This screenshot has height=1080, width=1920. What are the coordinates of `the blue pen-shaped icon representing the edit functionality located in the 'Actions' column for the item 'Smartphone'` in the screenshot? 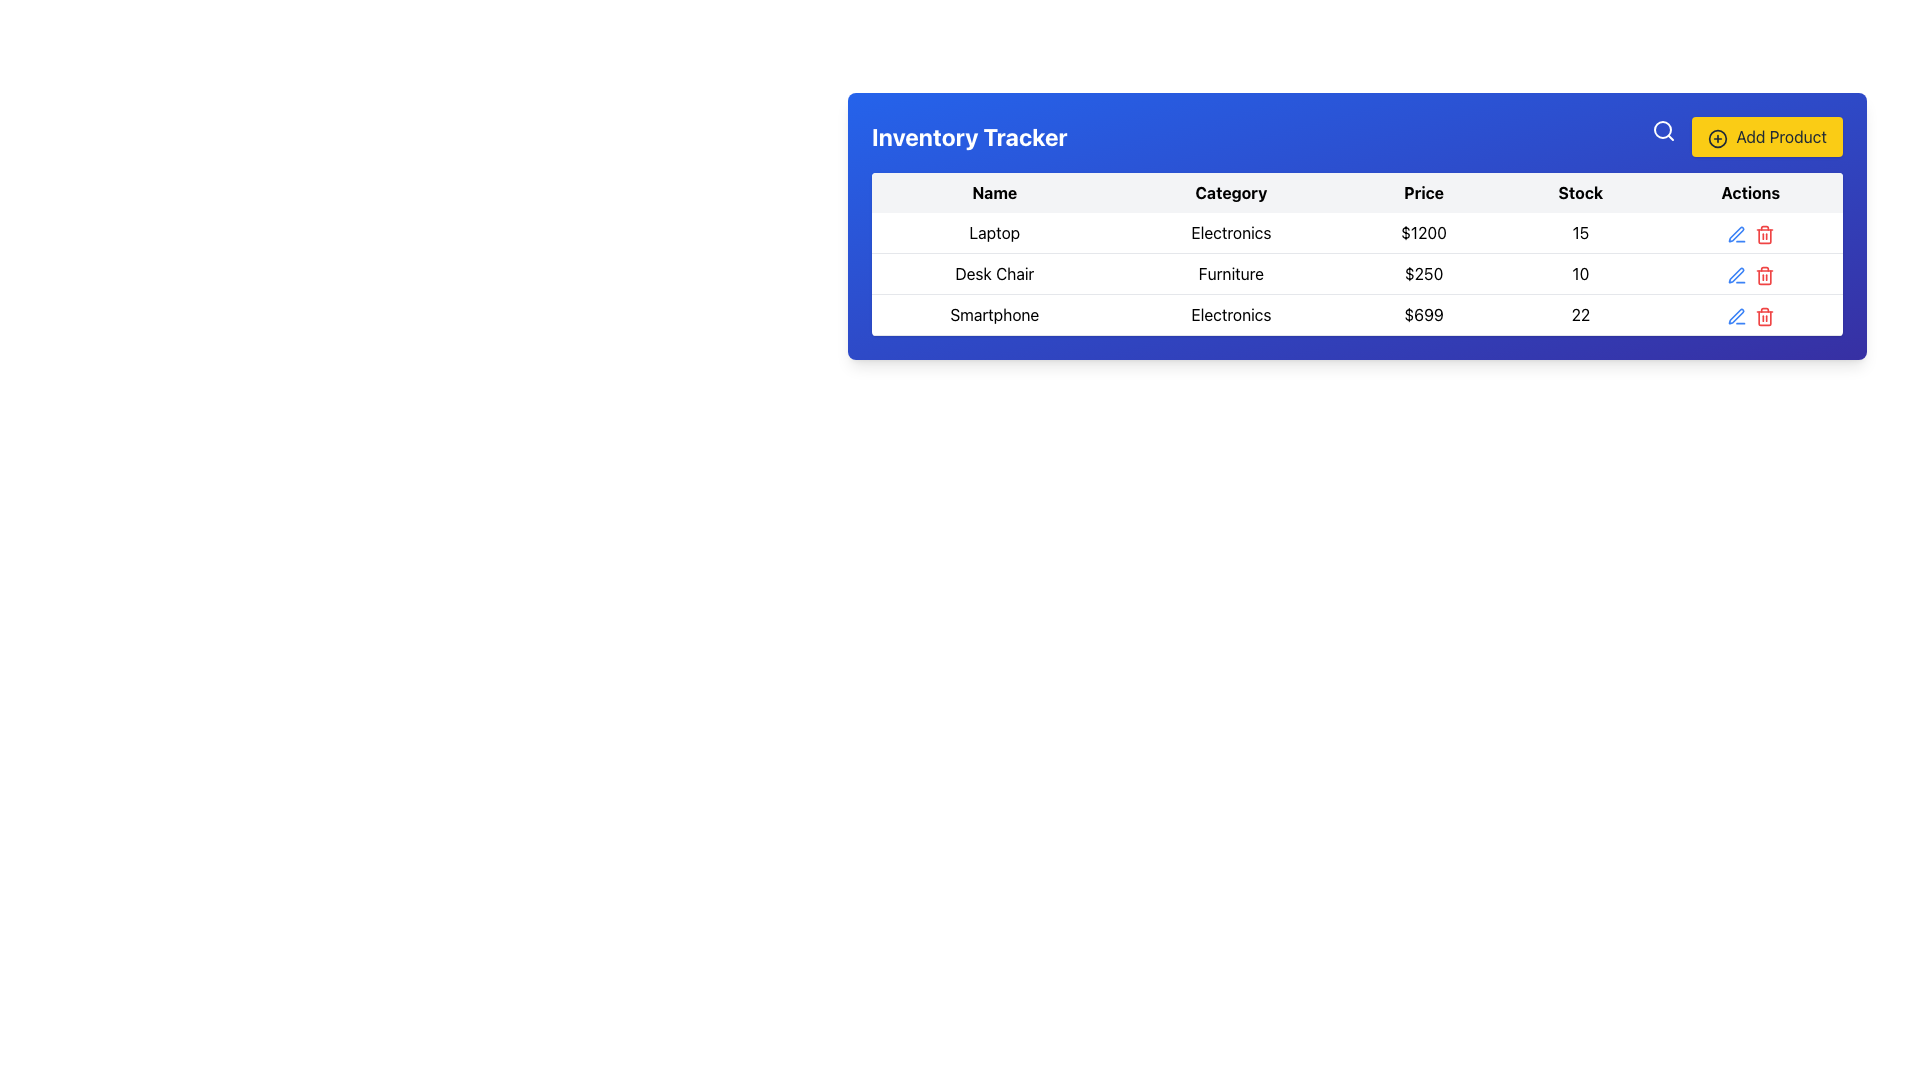 It's located at (1735, 315).